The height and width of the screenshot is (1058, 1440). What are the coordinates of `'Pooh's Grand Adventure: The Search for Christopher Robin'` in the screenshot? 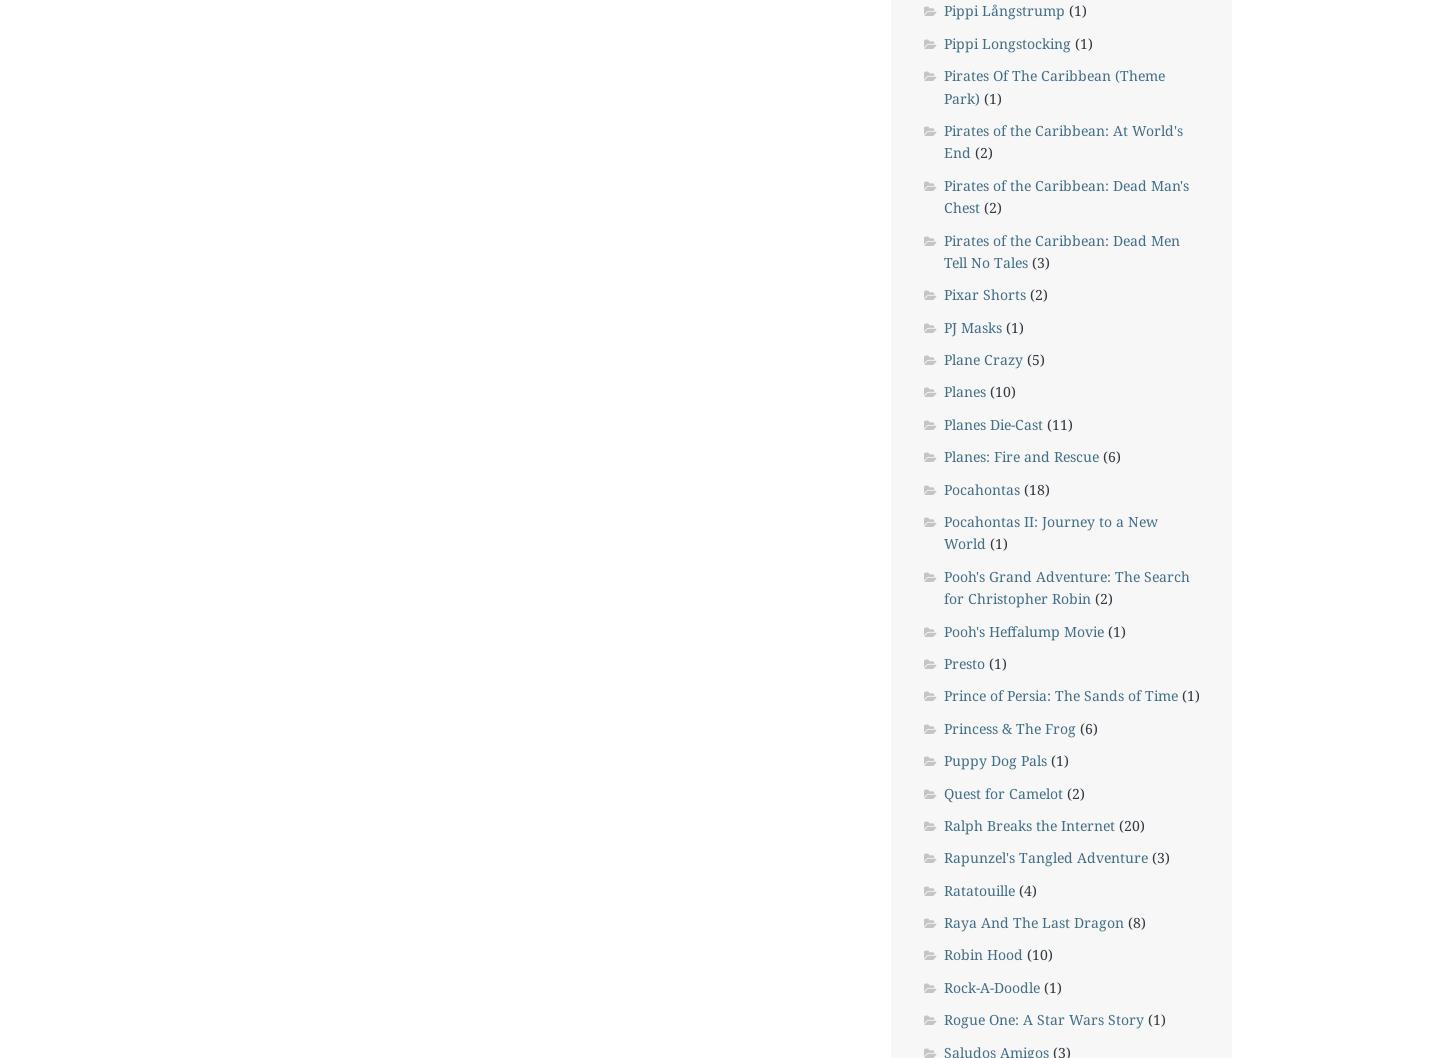 It's located at (1066, 586).